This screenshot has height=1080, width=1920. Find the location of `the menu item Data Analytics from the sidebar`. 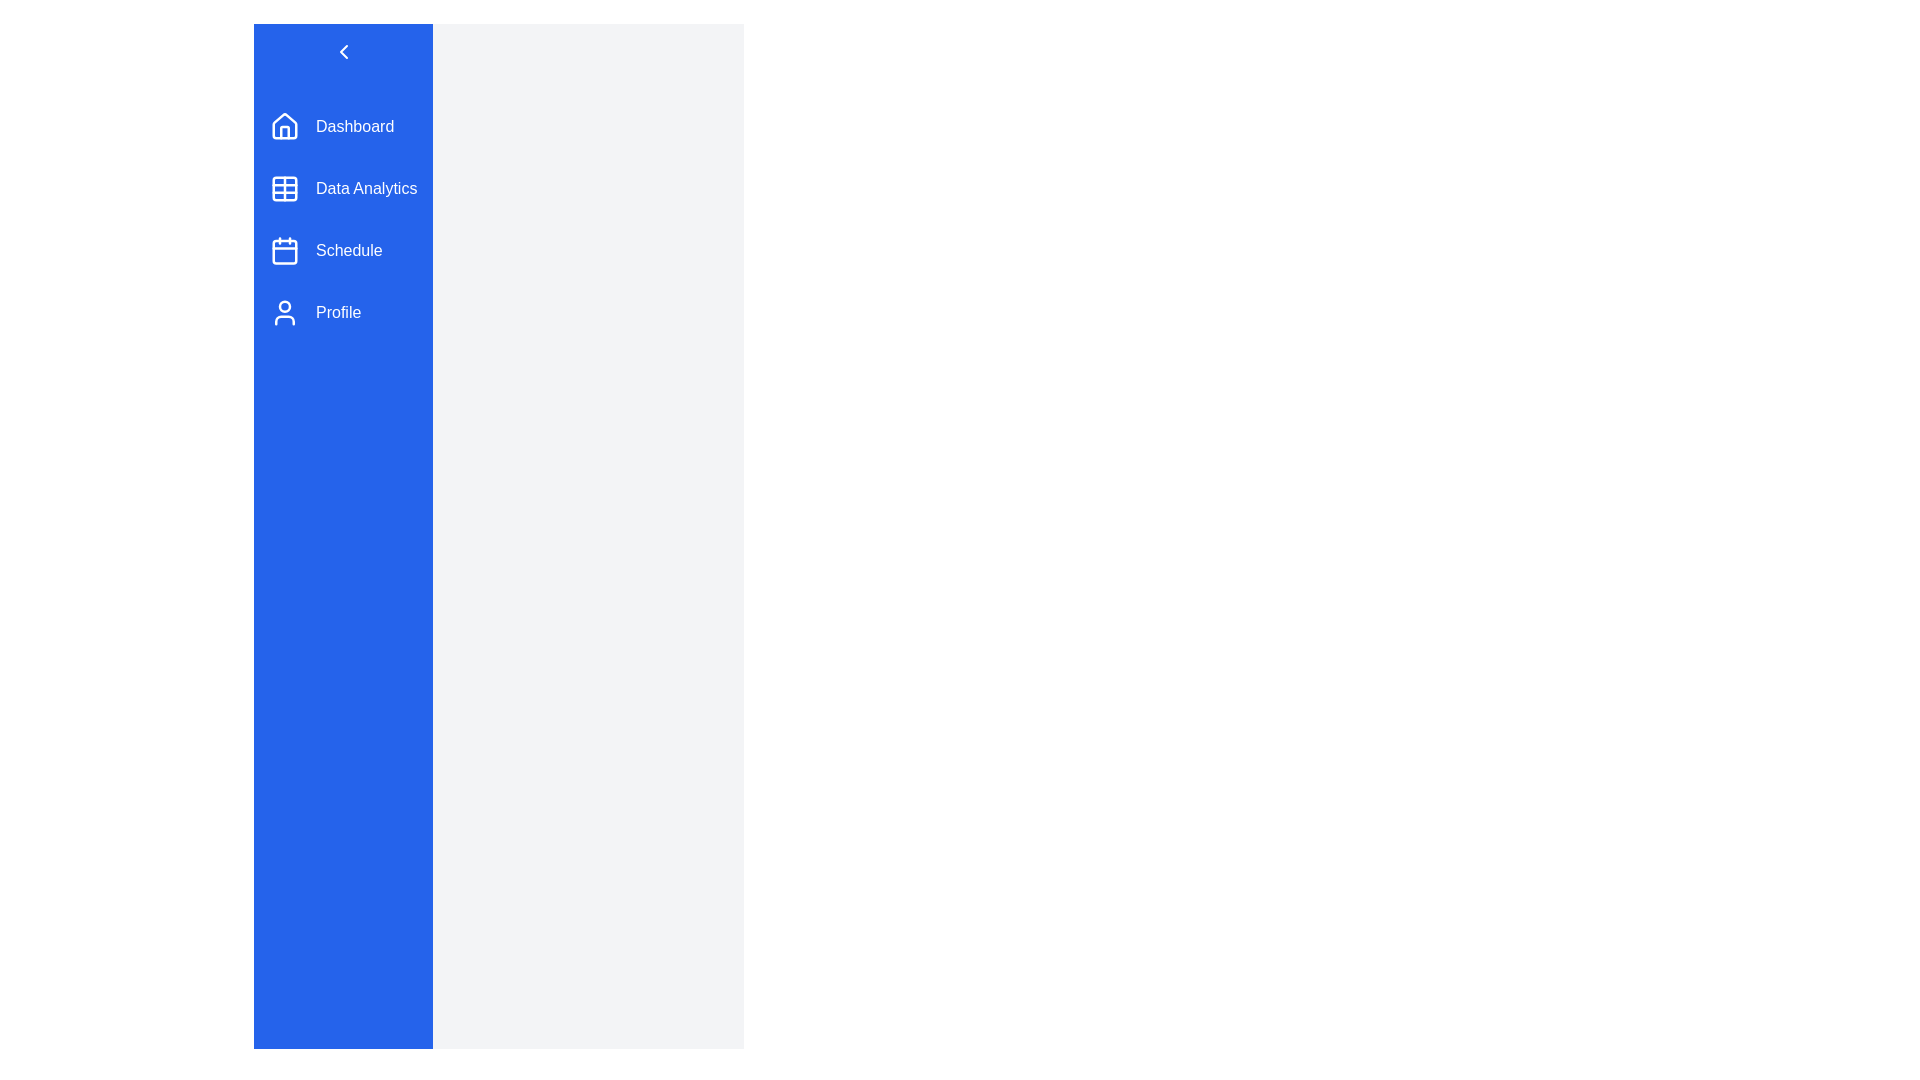

the menu item Data Analytics from the sidebar is located at coordinates (343, 189).